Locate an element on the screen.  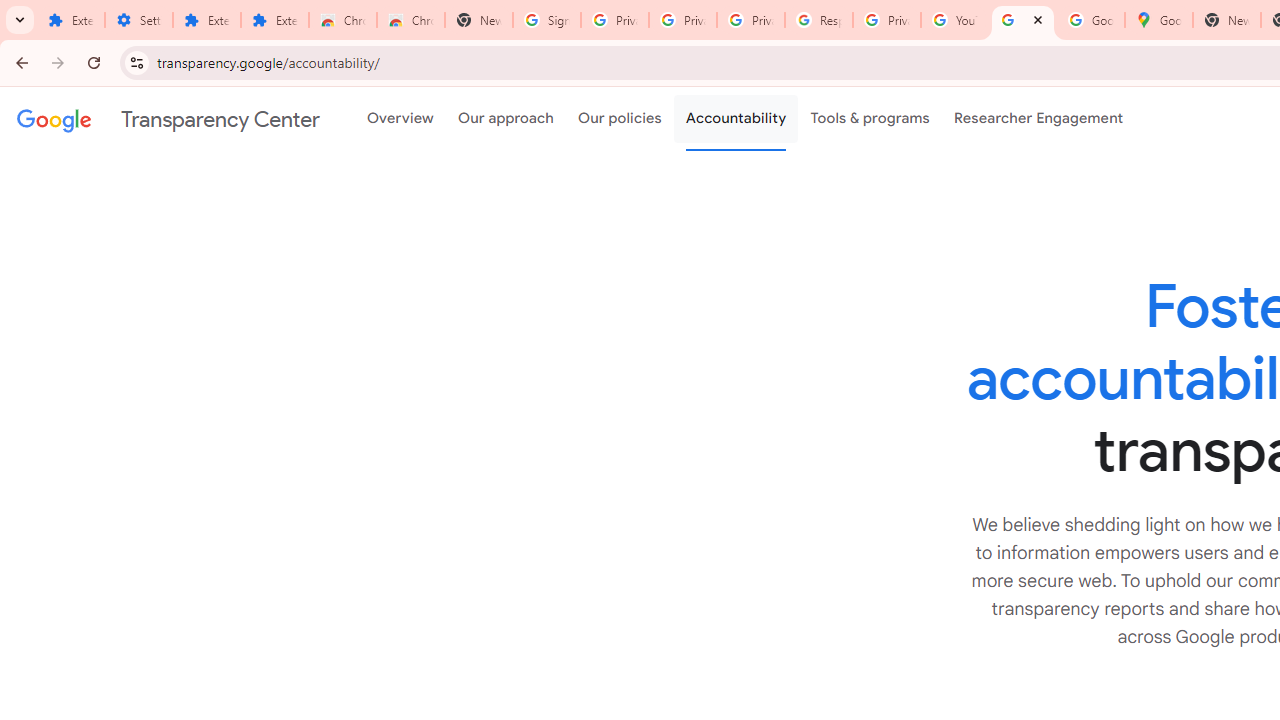
'Sign in - Google Accounts' is located at coordinates (547, 20).